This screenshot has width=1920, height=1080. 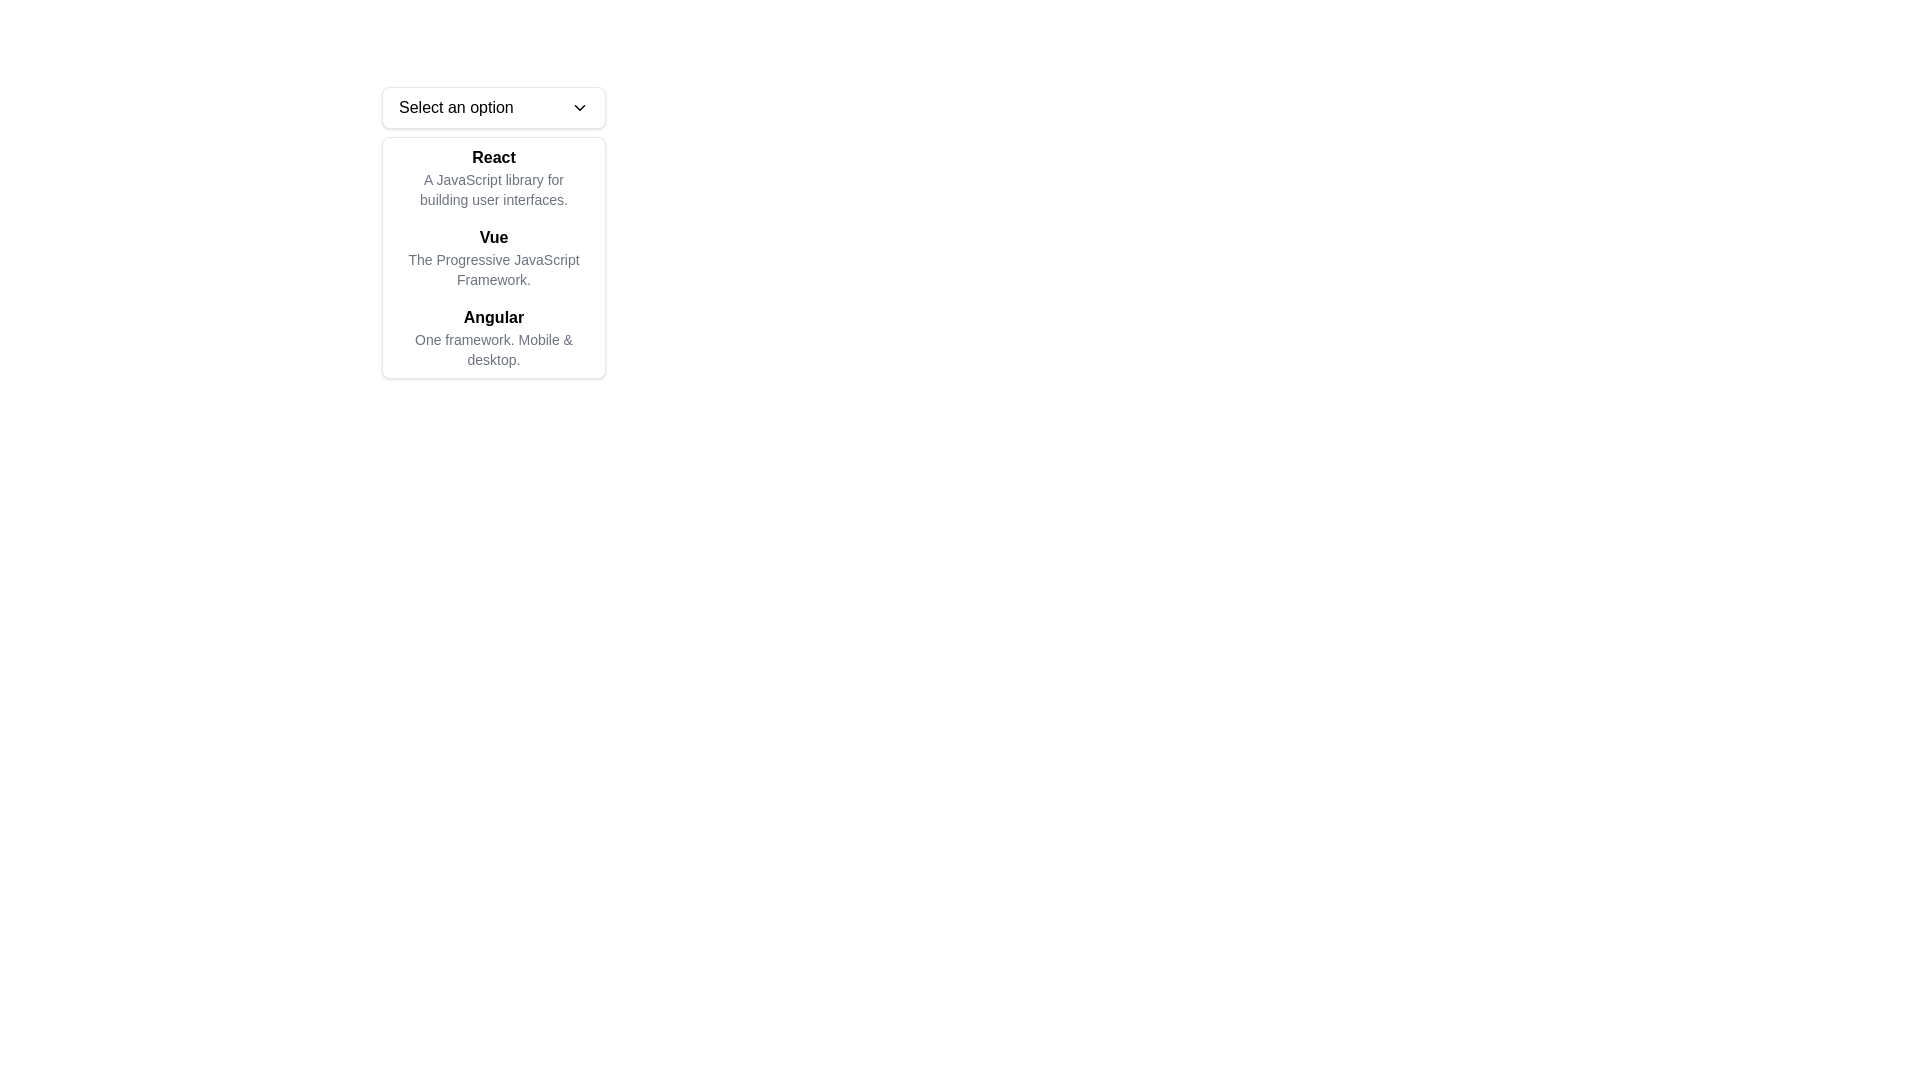 I want to click on to select the 'React' option in the dropdown menu, which is the first selectable item listed above 'Vue' and 'Angular', so click(x=494, y=176).